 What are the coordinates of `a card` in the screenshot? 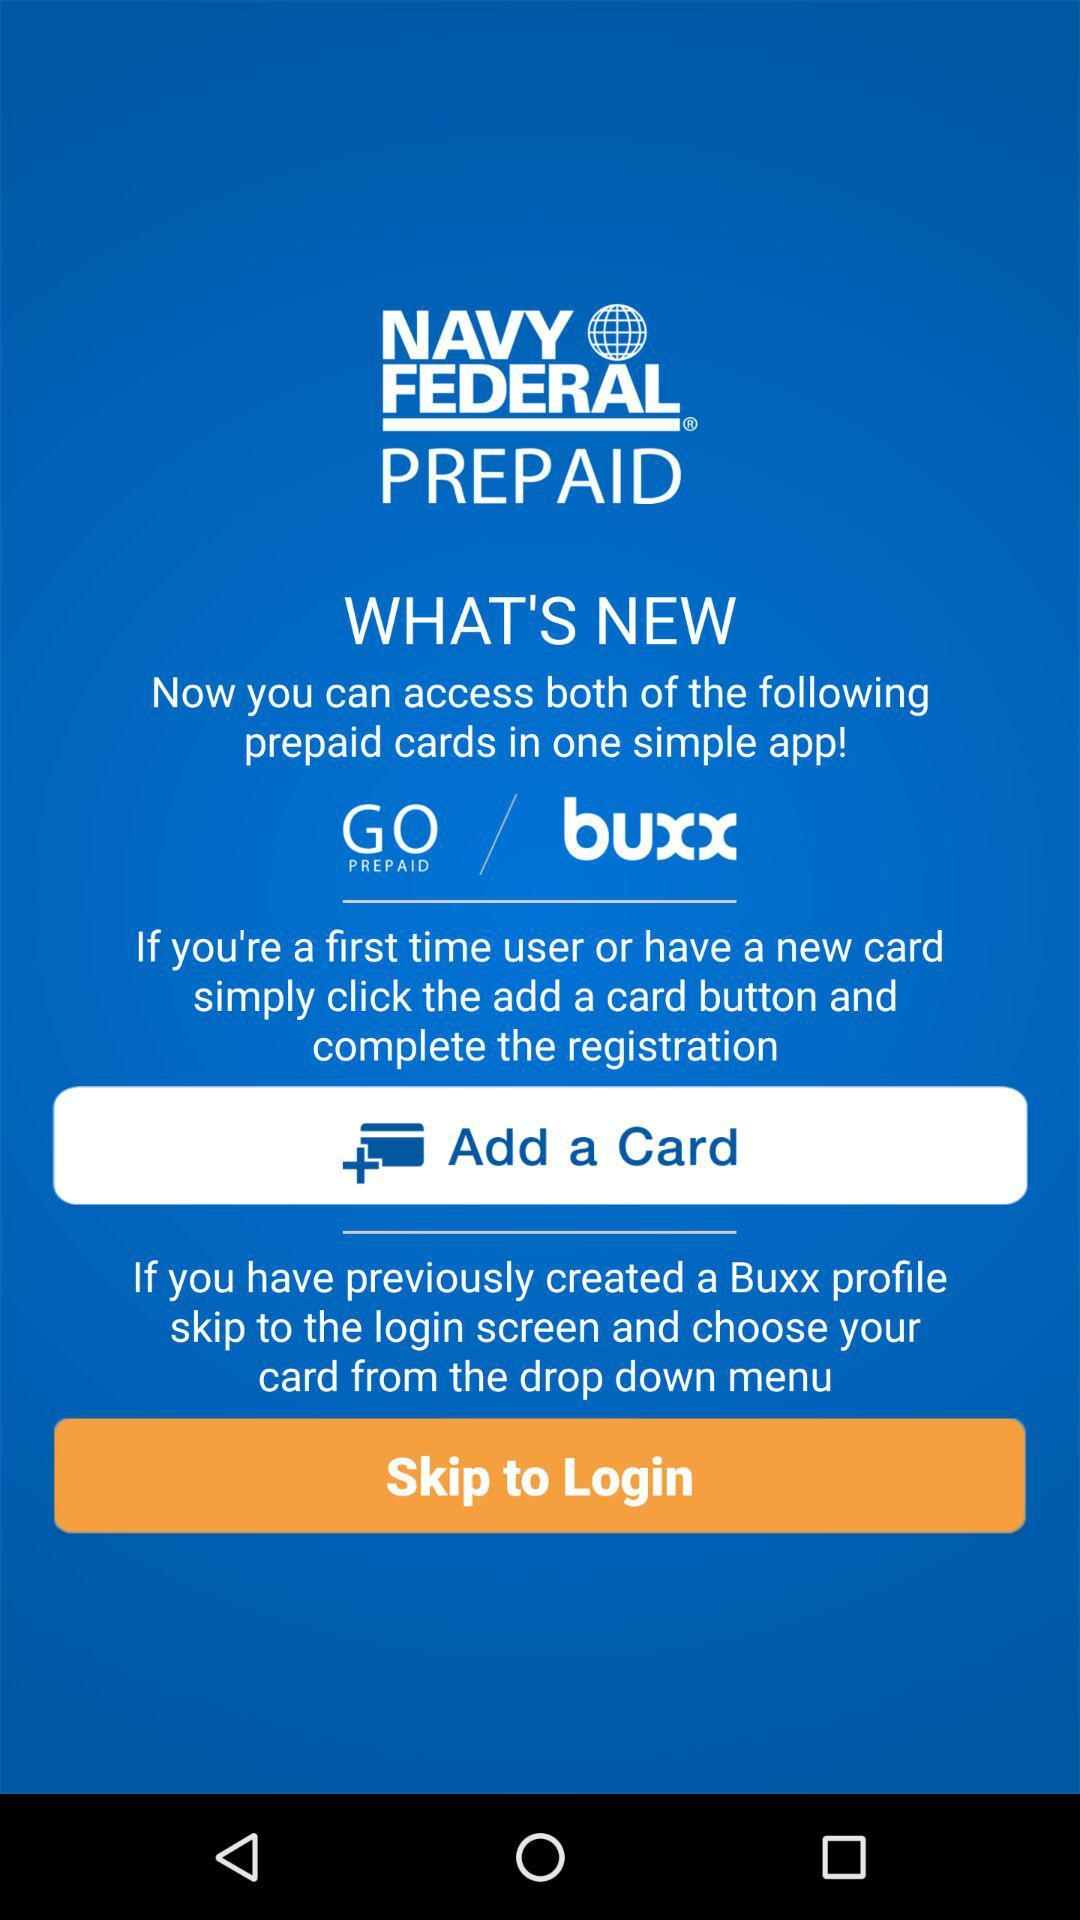 It's located at (538, 1153).